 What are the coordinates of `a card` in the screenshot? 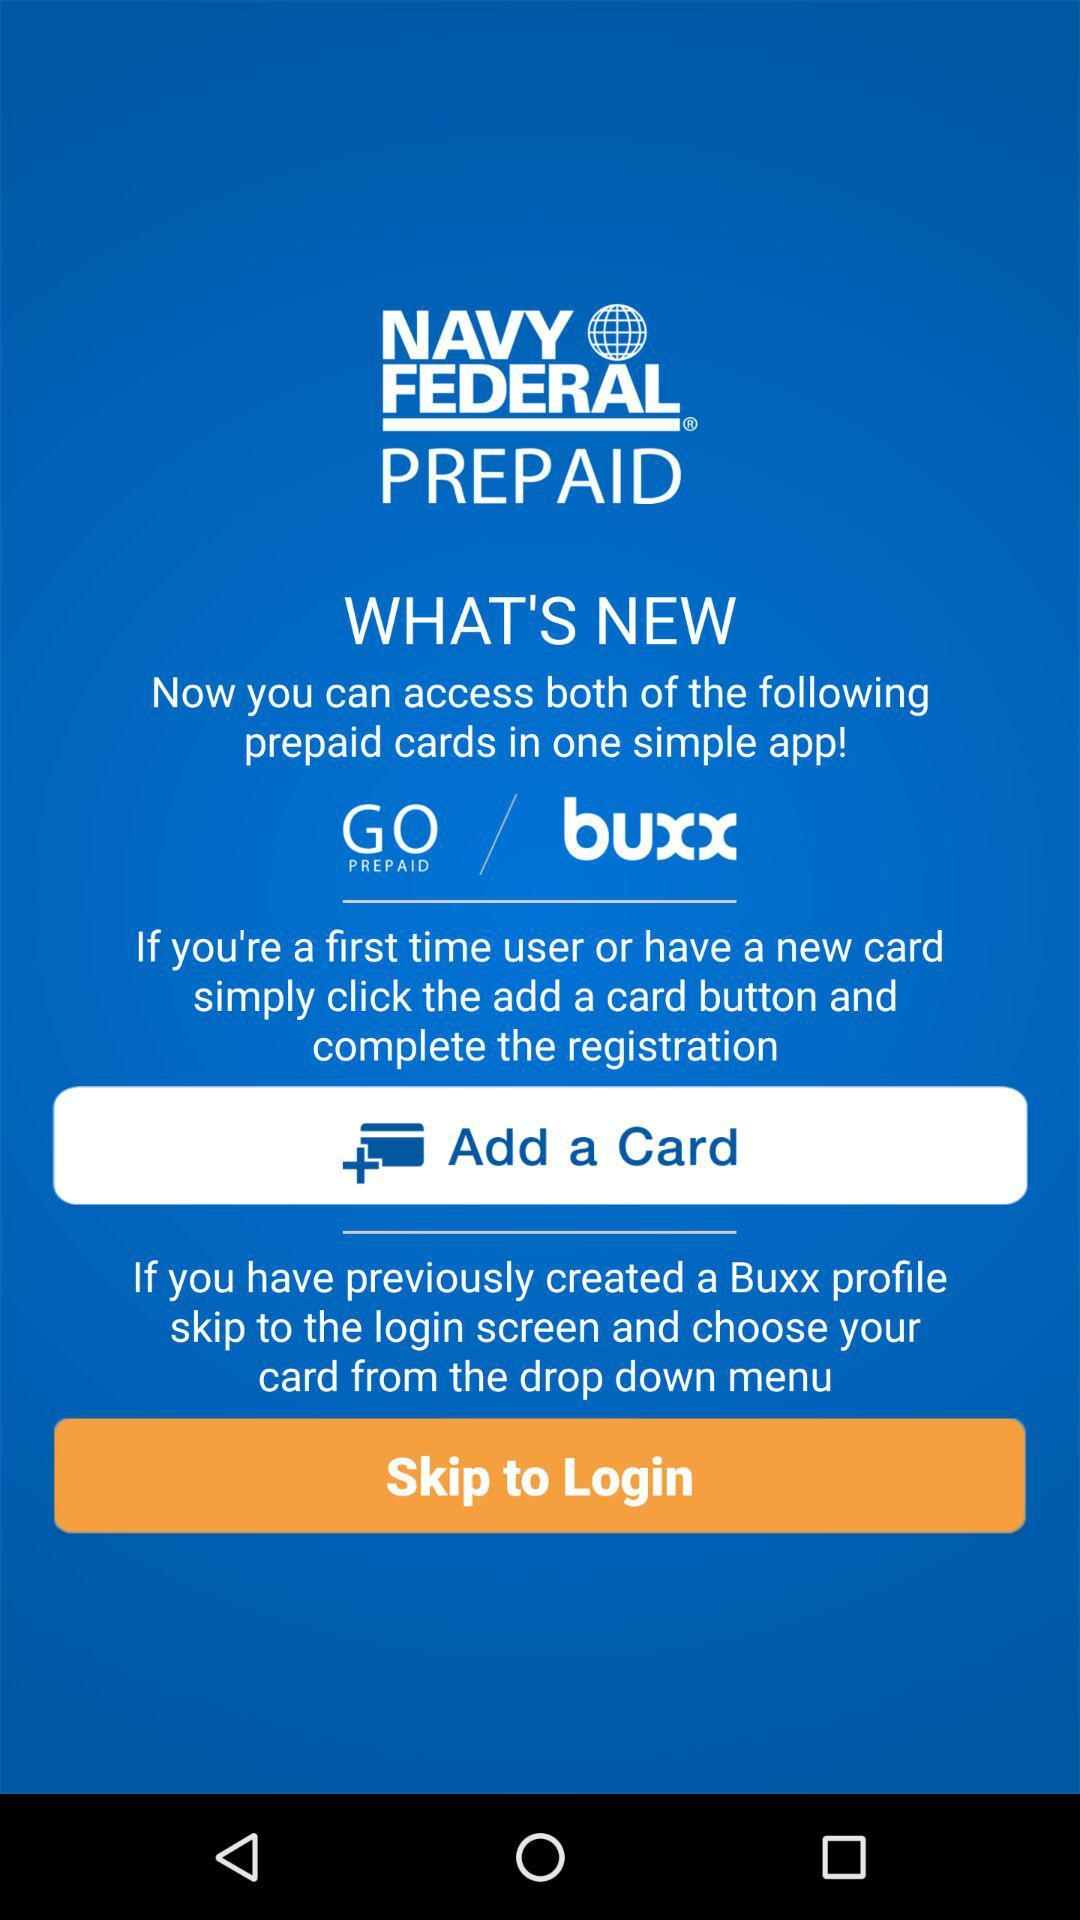 It's located at (538, 1153).